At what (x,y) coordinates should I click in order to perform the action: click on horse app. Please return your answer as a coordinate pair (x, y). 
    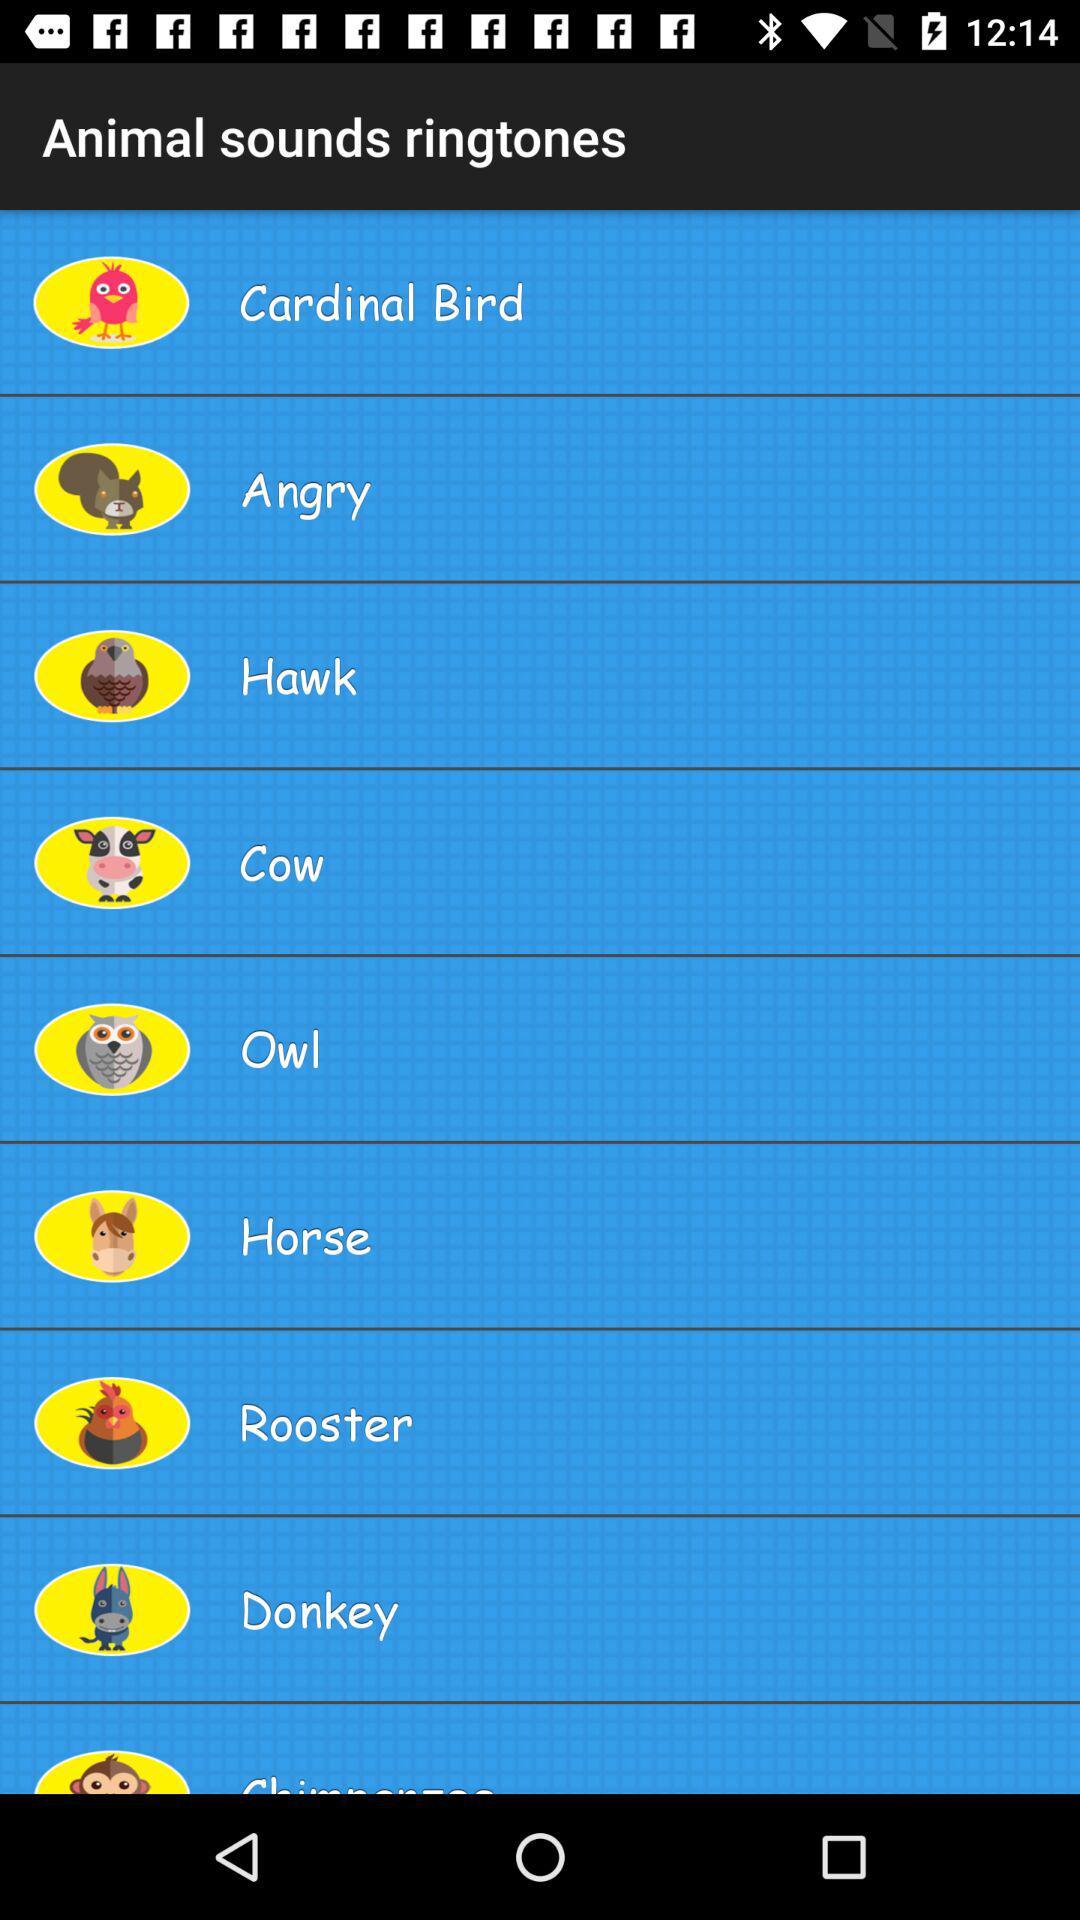
    Looking at the image, I should click on (651, 1234).